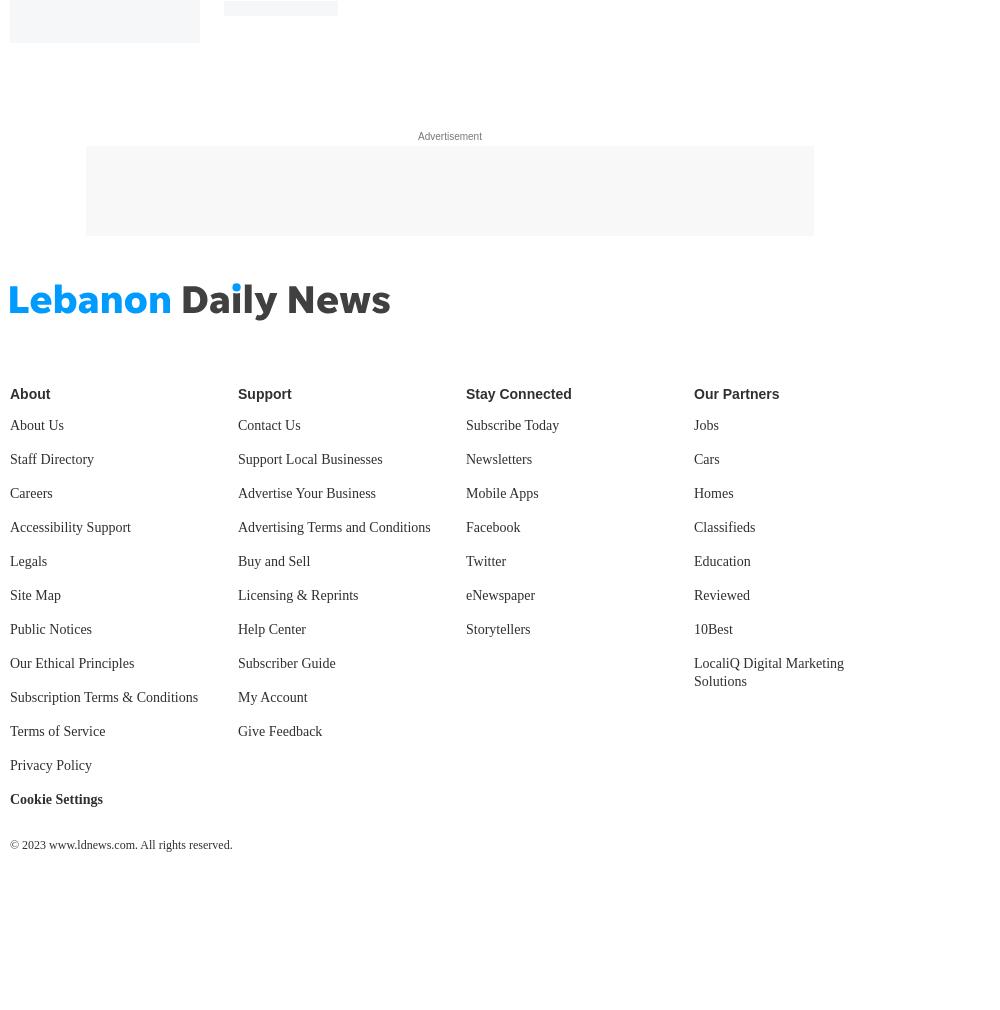 The image size is (1000, 1010). What do you see at coordinates (272, 627) in the screenshot?
I see `'Help Center'` at bounding box center [272, 627].